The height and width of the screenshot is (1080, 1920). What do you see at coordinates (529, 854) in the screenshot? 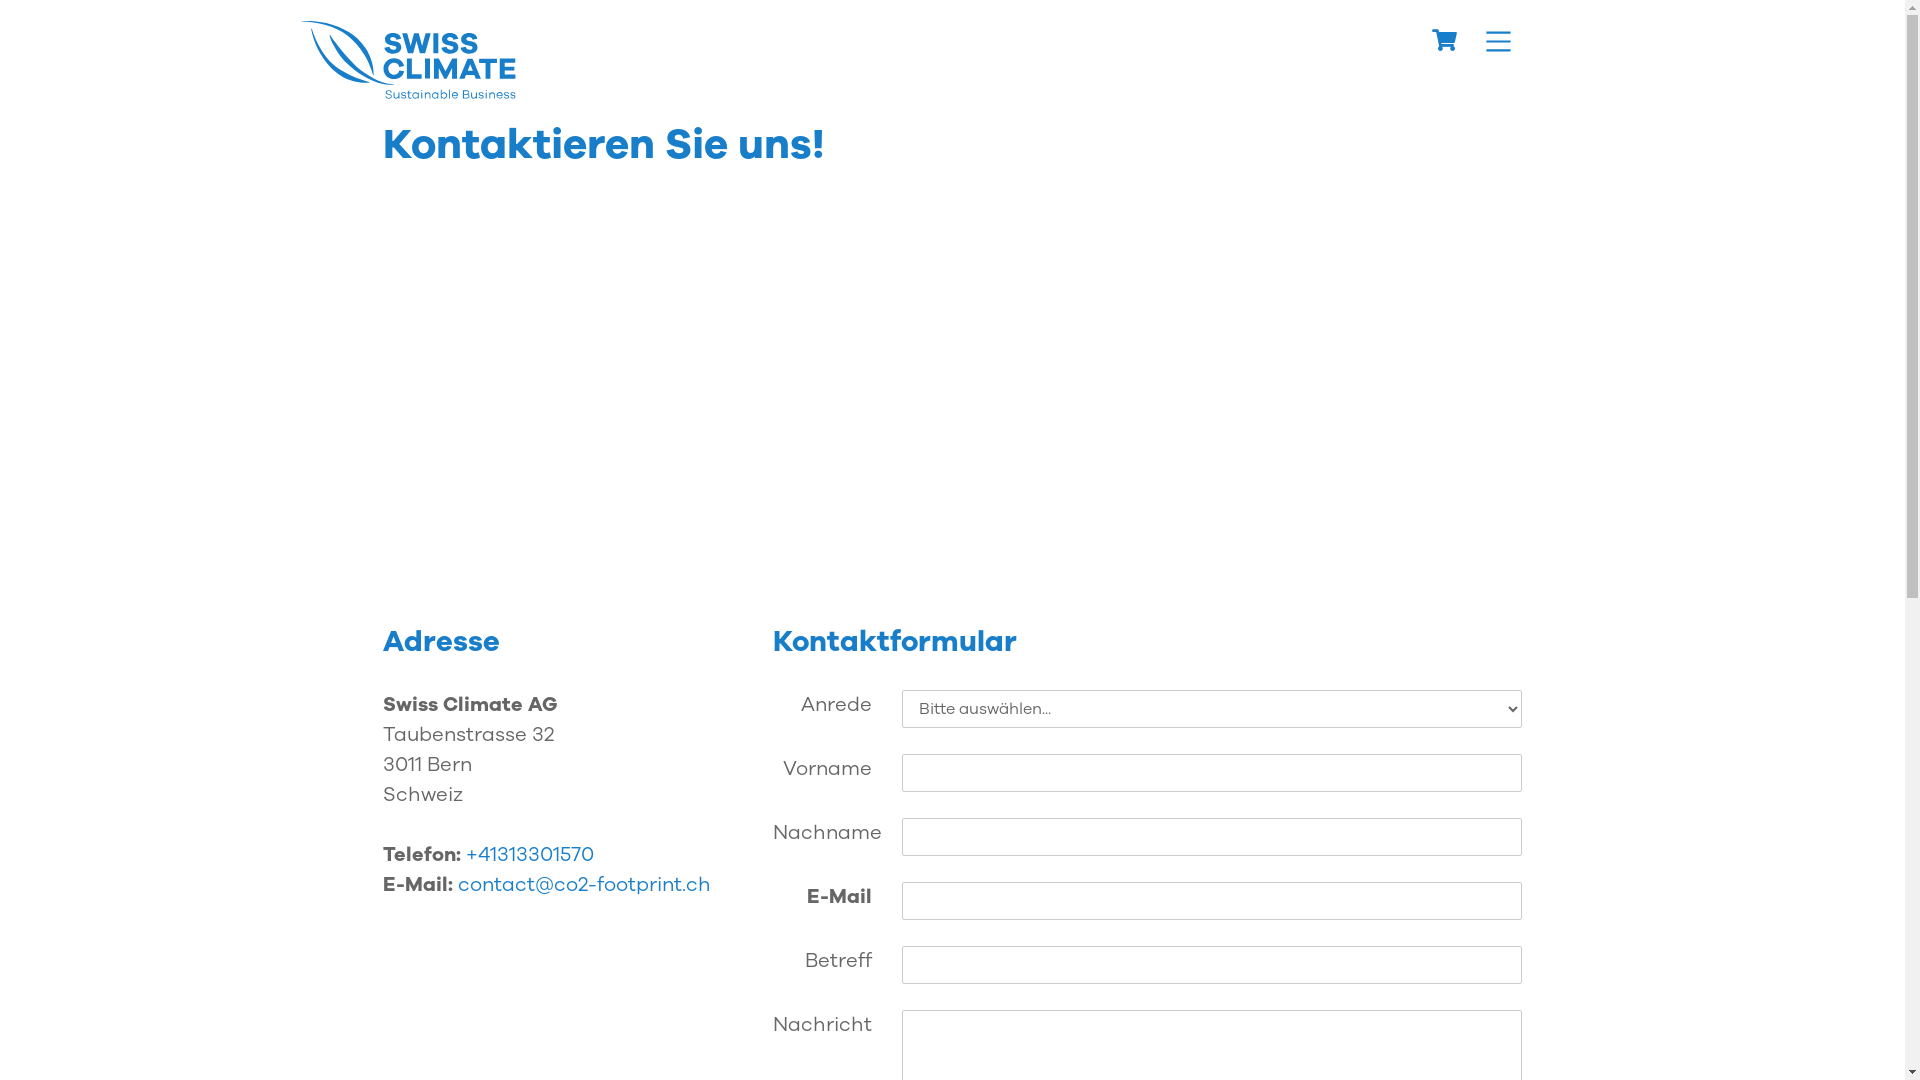
I see `'+41313301570'` at bounding box center [529, 854].